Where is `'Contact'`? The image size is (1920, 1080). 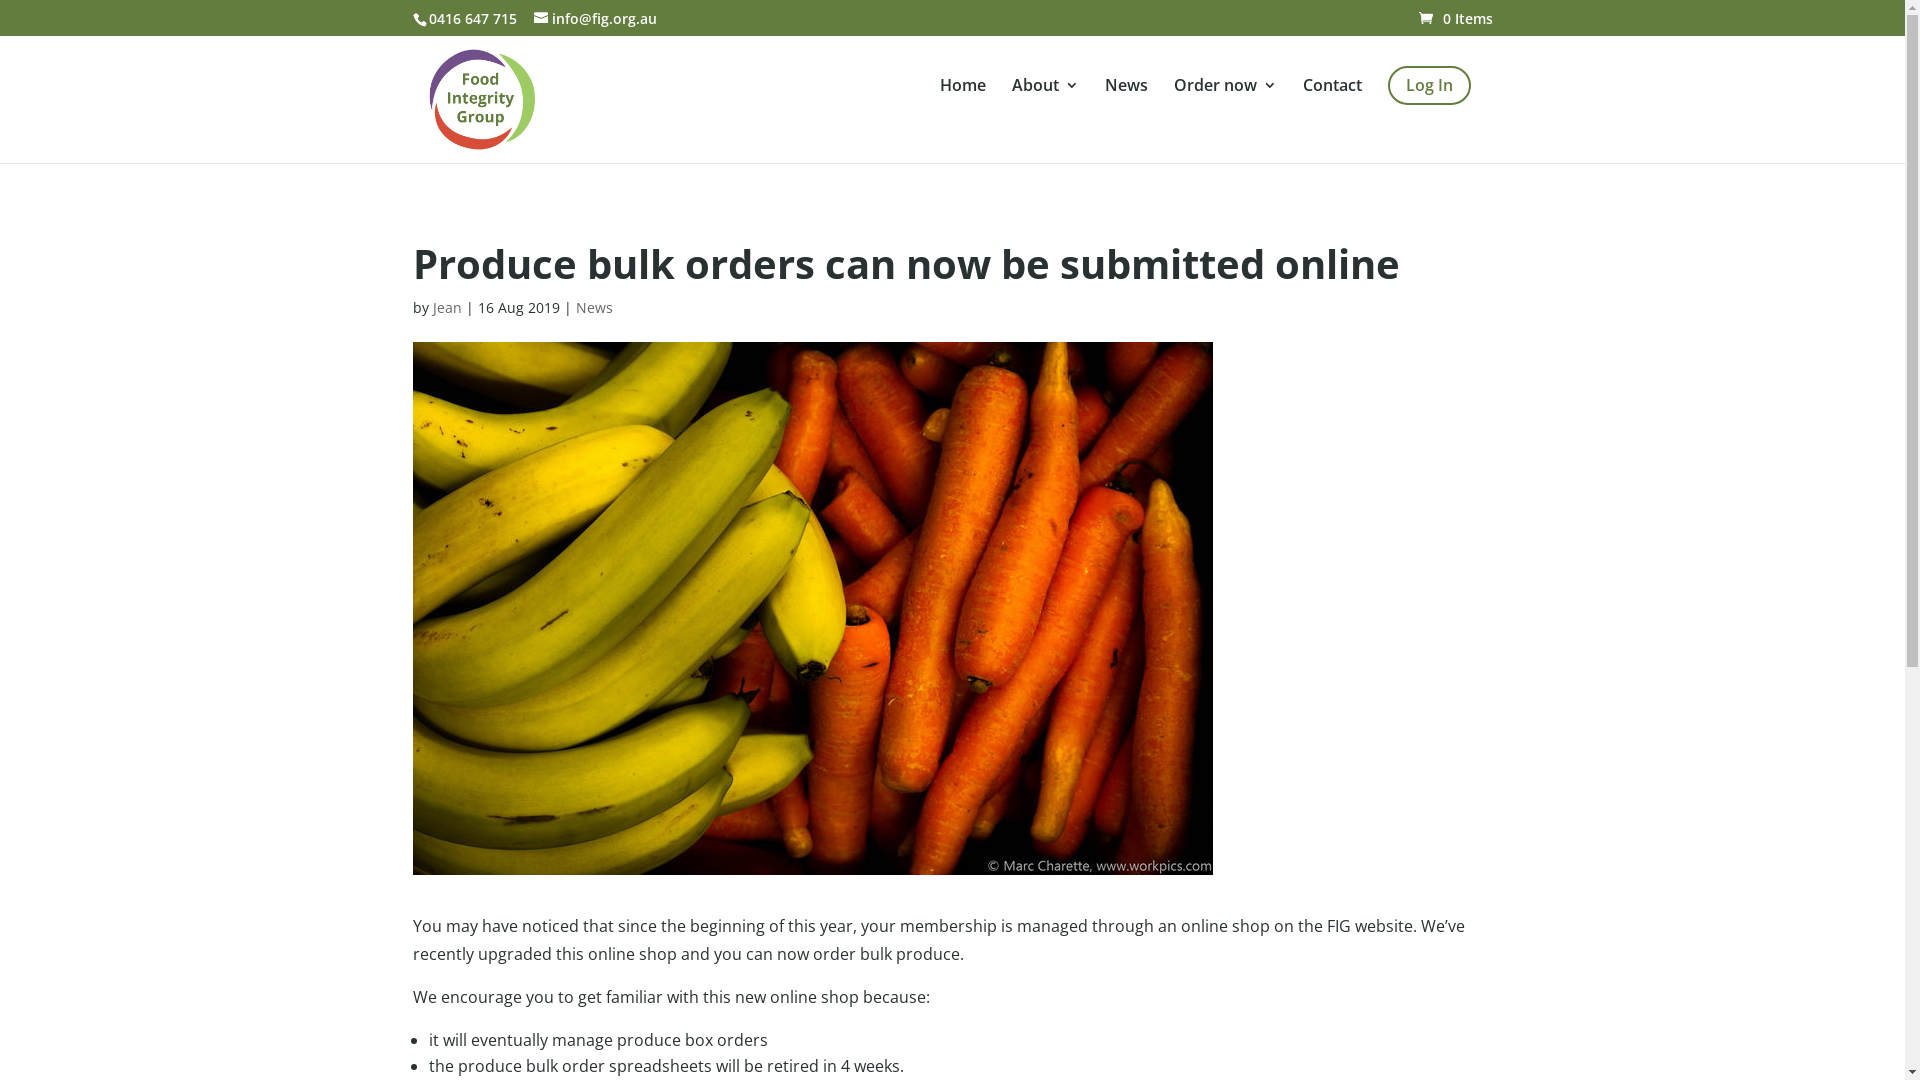
'Contact' is located at coordinates (1301, 100).